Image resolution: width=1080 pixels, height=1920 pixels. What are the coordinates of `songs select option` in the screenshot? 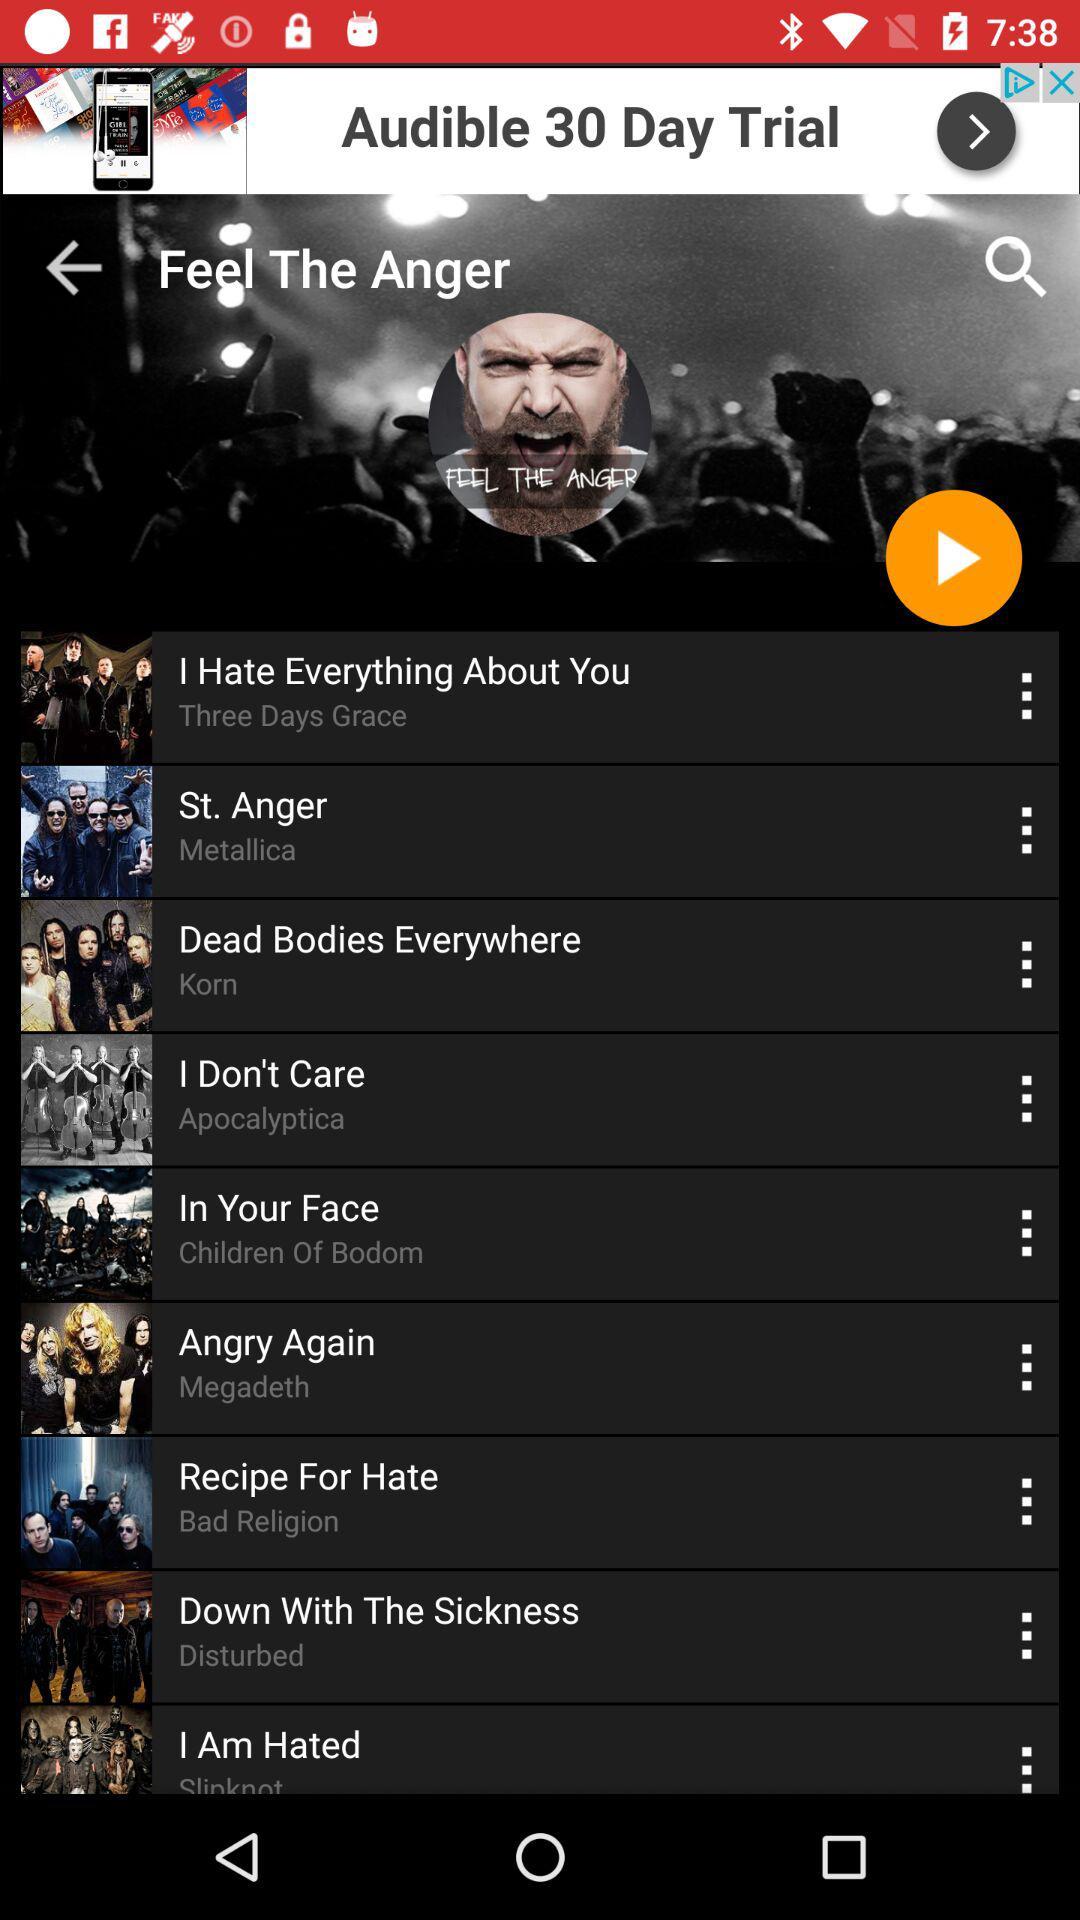 It's located at (1027, 1766).